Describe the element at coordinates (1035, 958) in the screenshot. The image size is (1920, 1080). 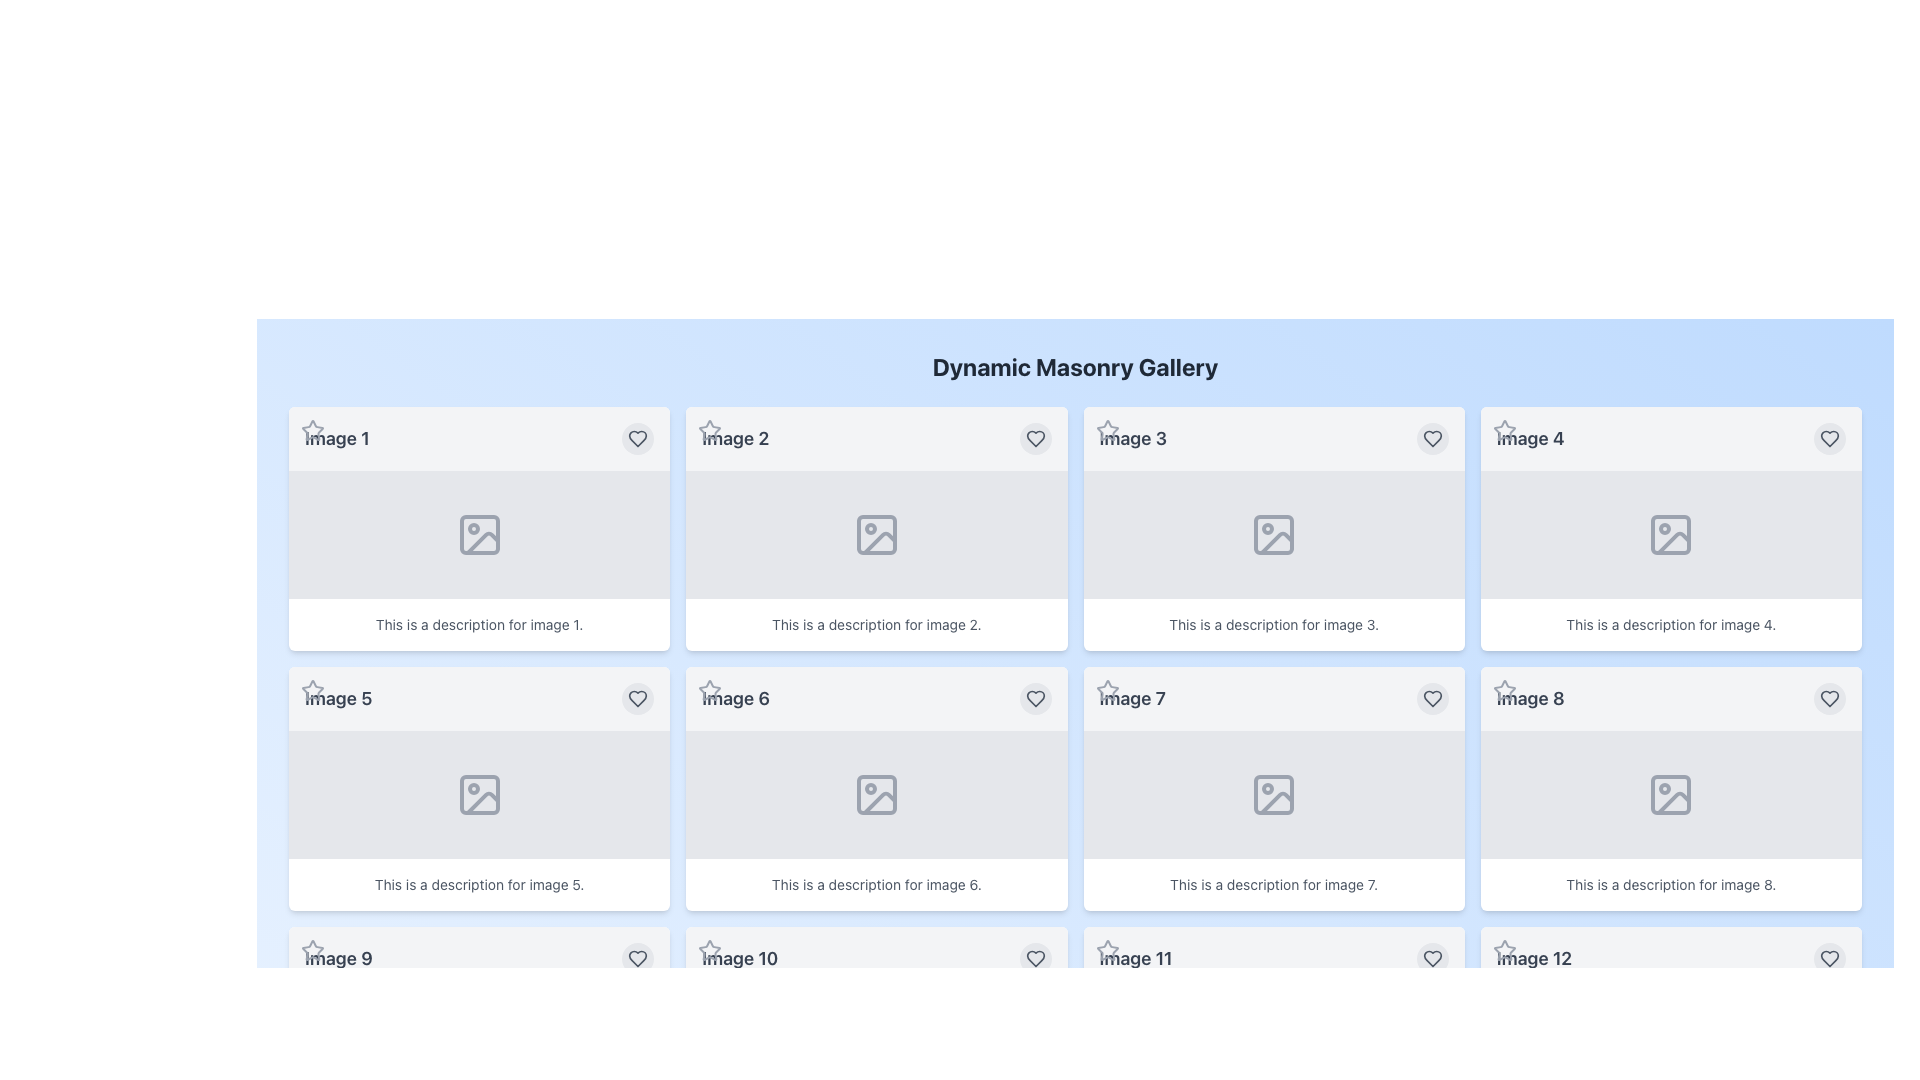
I see `the heart-shaped SVG icon located within the circular button at the bottom-right corner of the 'Image 10' card` at that location.